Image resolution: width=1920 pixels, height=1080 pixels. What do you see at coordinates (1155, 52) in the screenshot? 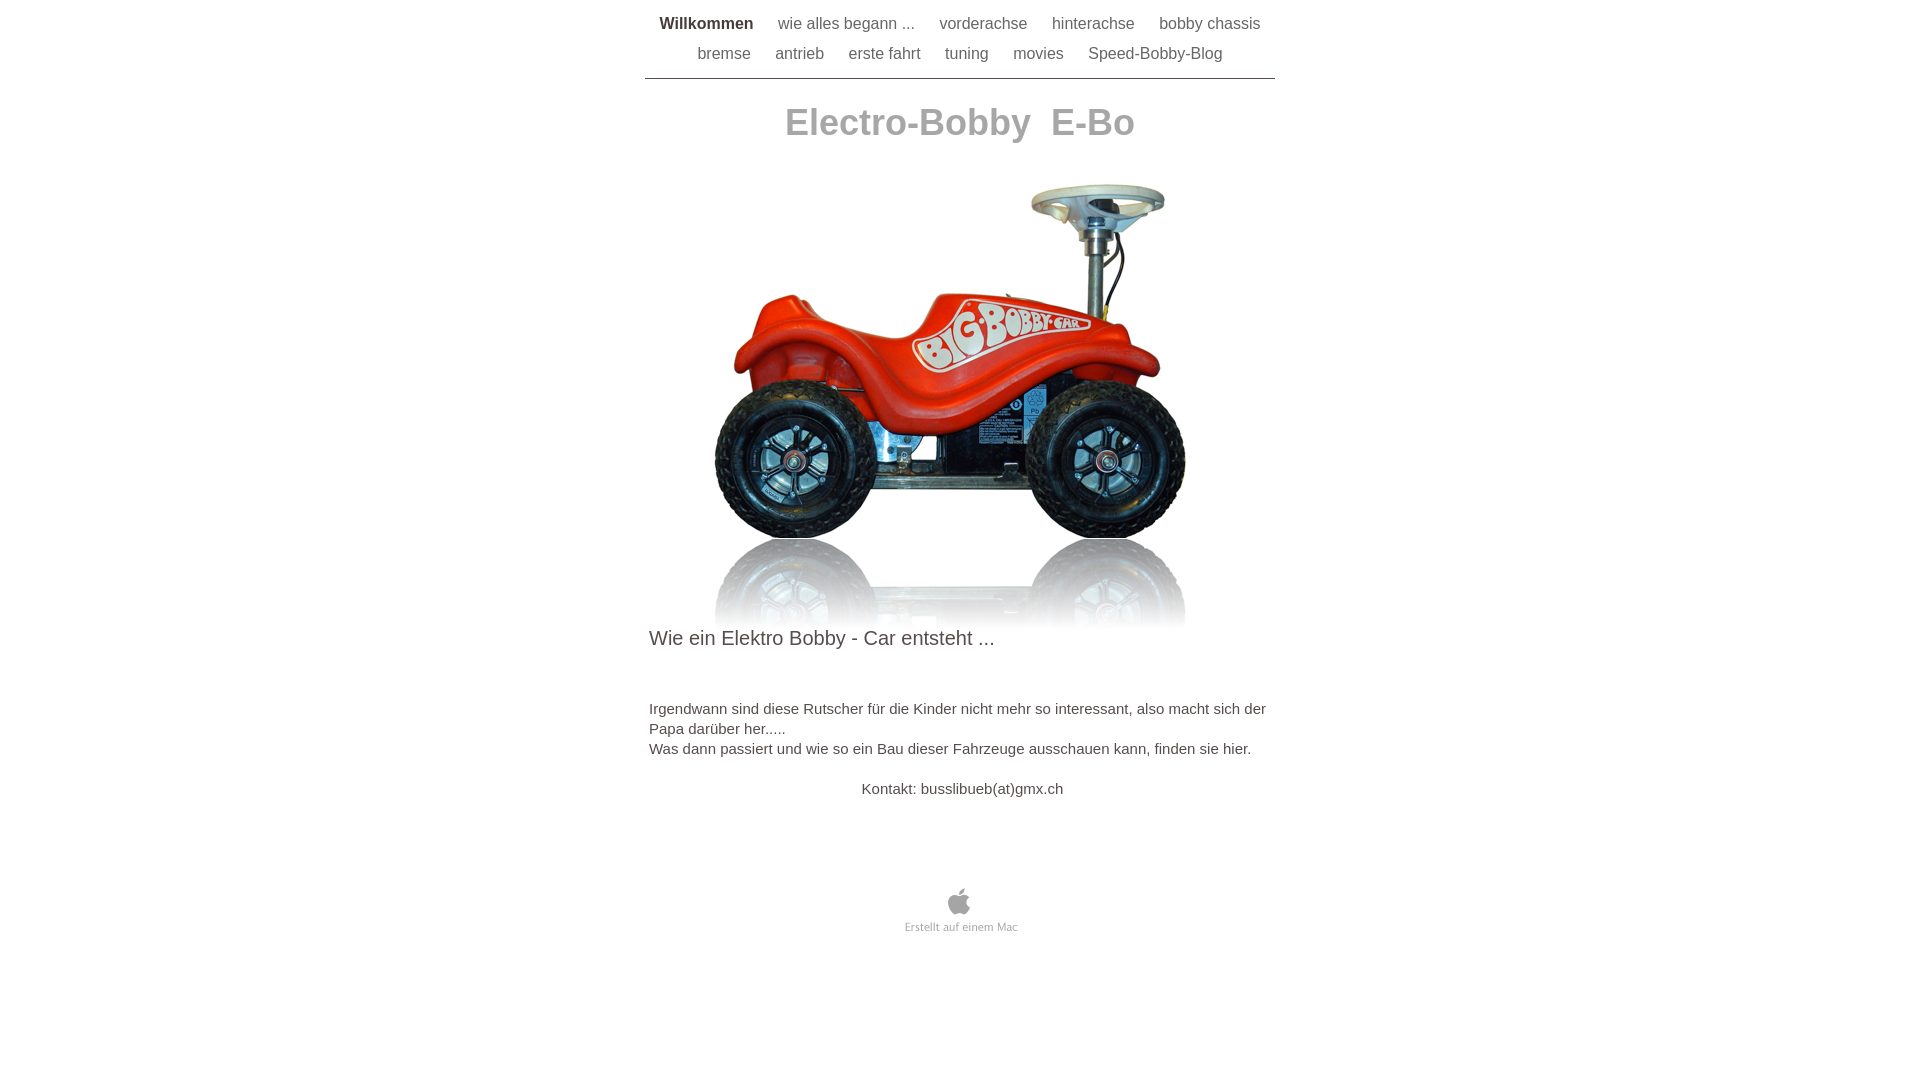
I see `'Speed-Bobby-Blog'` at bounding box center [1155, 52].